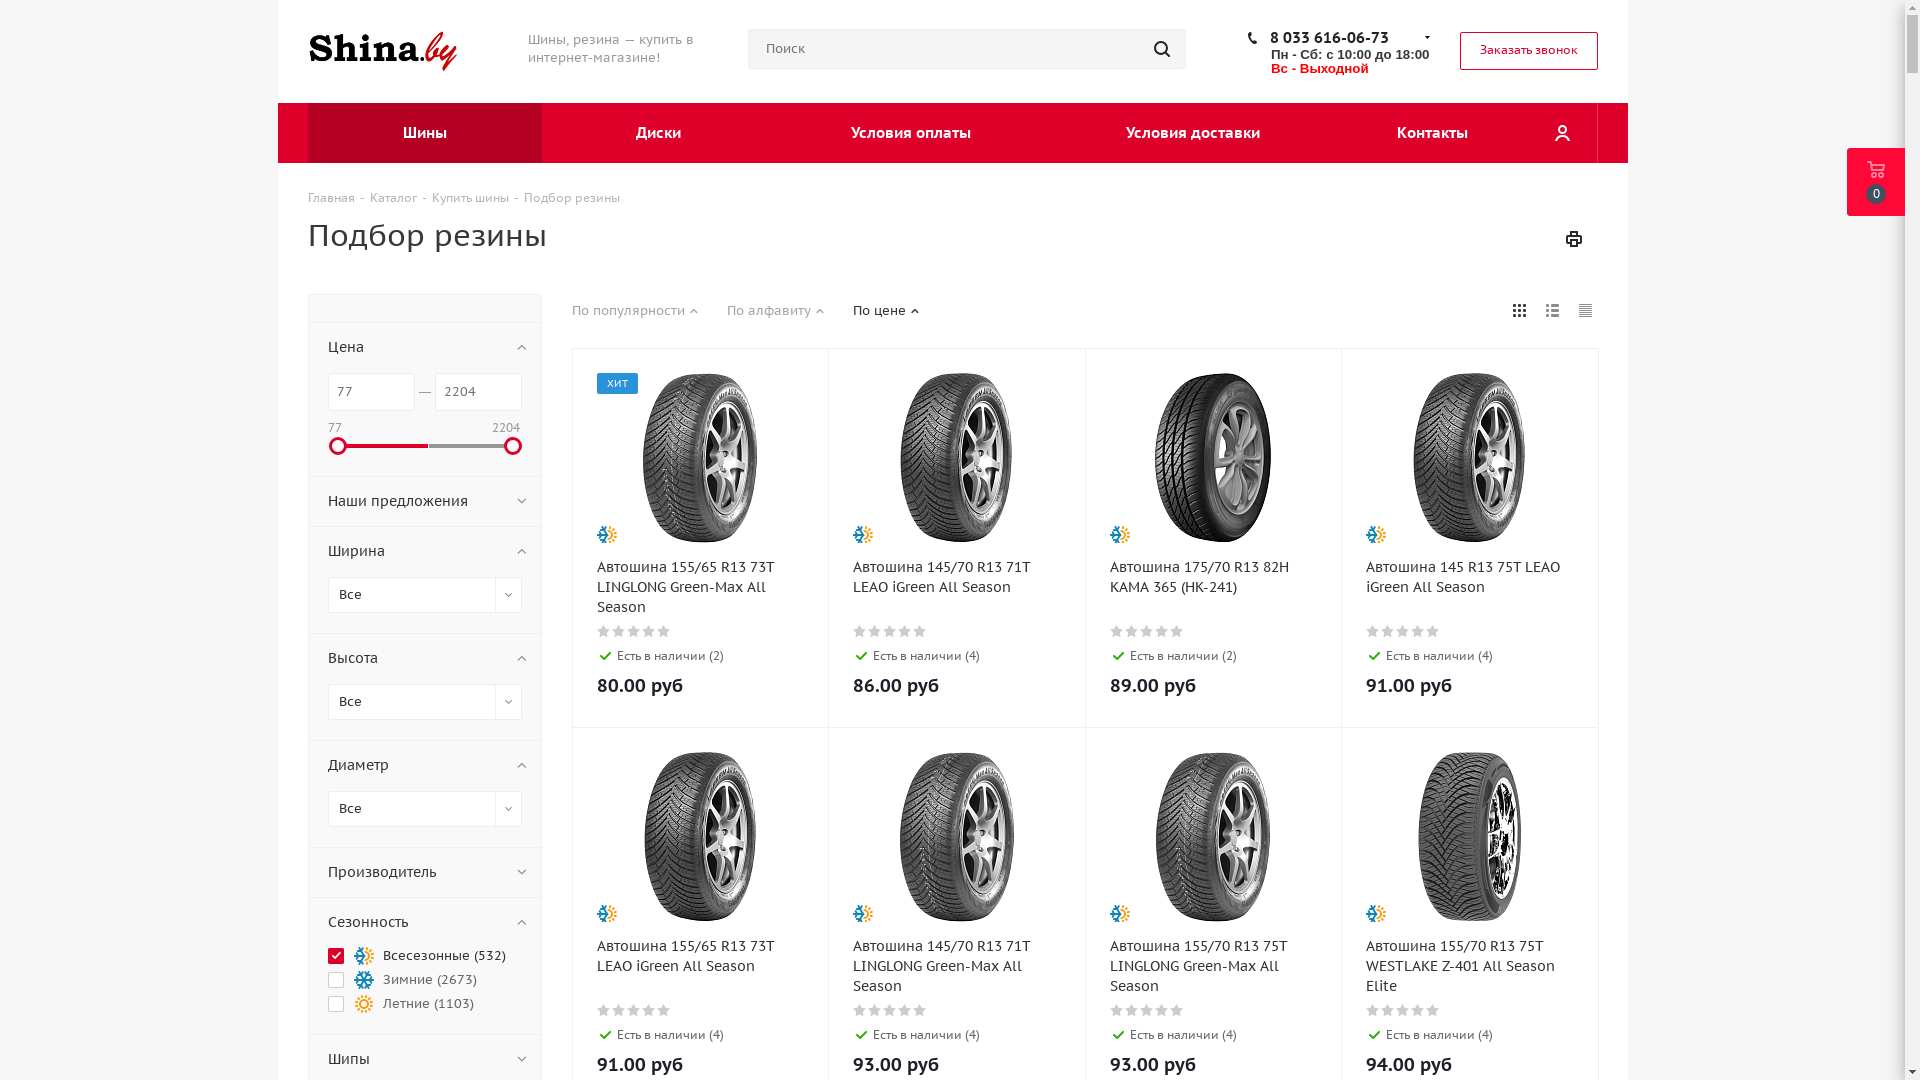 The image size is (1920, 1080). What do you see at coordinates (904, 1010) in the screenshot?
I see `'4'` at bounding box center [904, 1010].